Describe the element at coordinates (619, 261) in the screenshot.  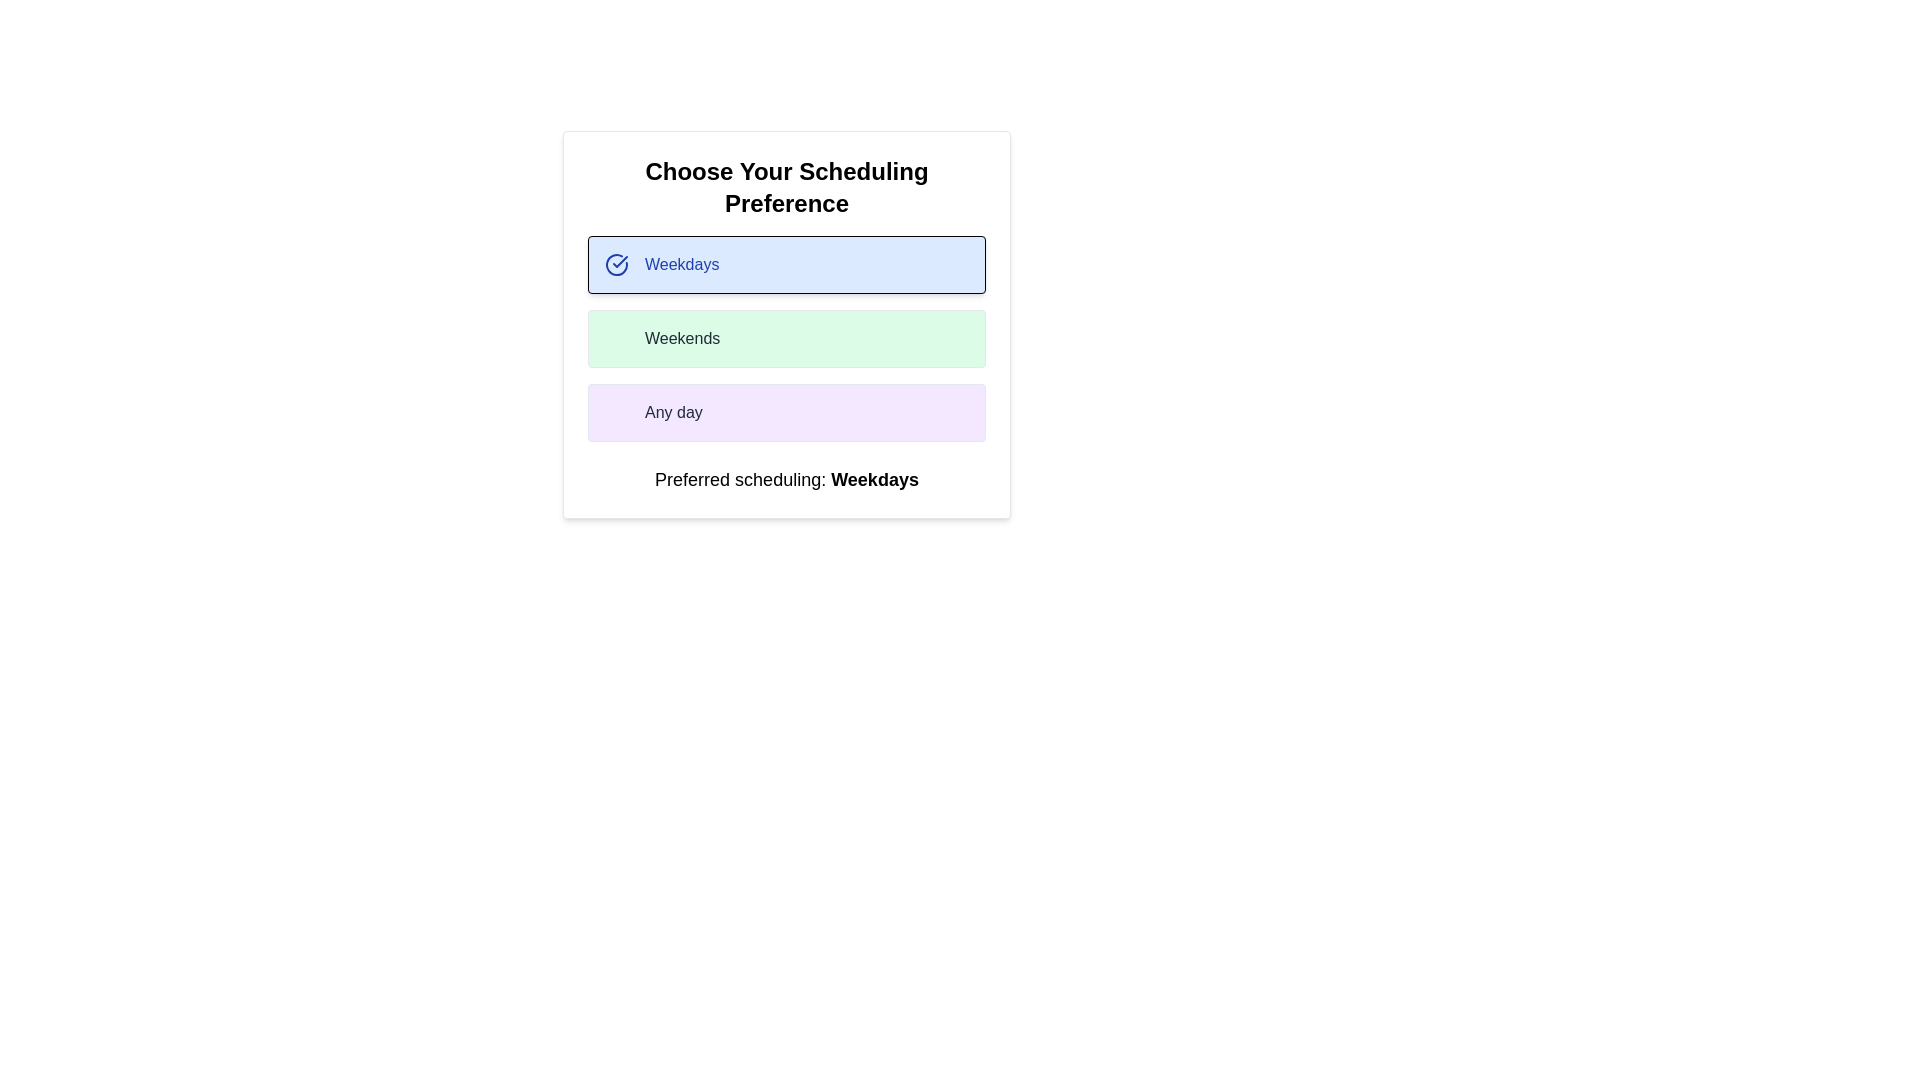
I see `the visual indicator icon located to the left of the 'Weekdays' selection option` at that location.